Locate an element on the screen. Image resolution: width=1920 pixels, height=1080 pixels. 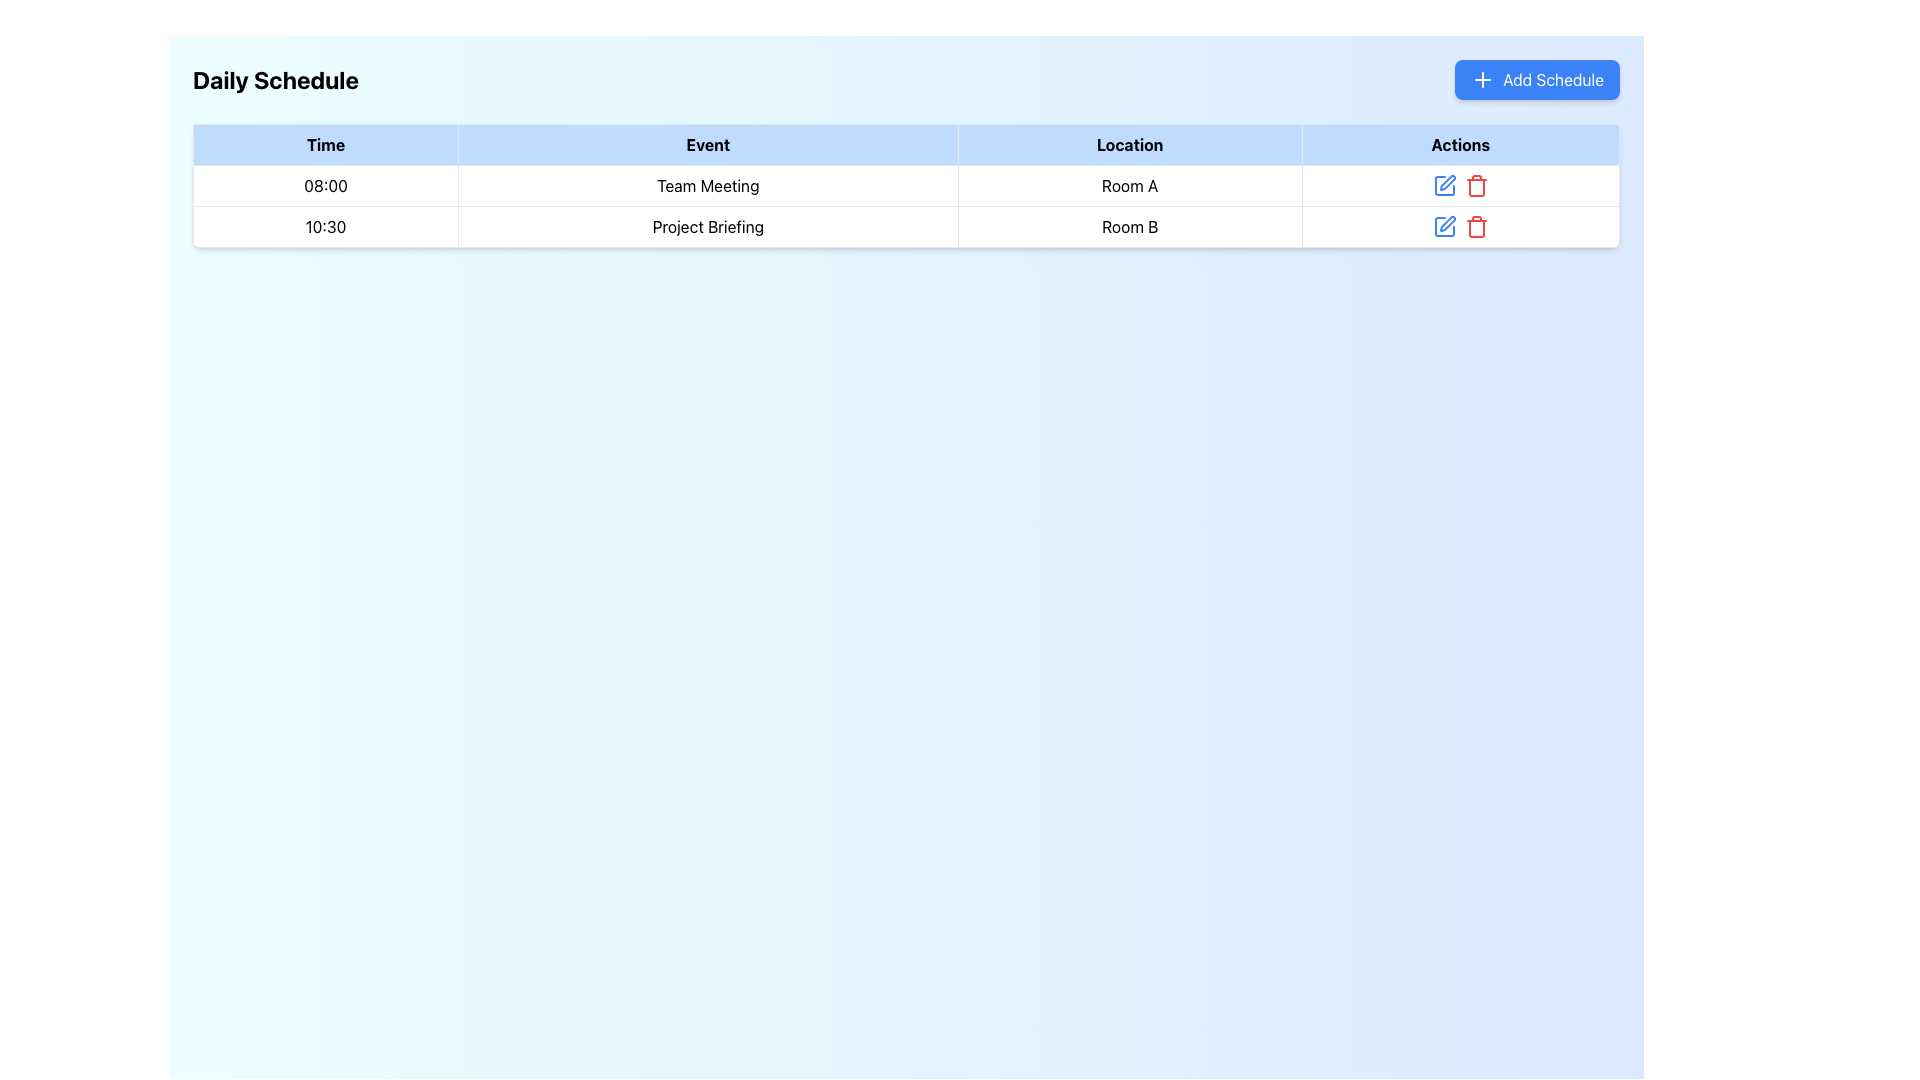
the 'Add Schedule' button located at the top-right corner of the interface, which contains the '+' icon for adding a new schedule entry is located at coordinates (1483, 79).